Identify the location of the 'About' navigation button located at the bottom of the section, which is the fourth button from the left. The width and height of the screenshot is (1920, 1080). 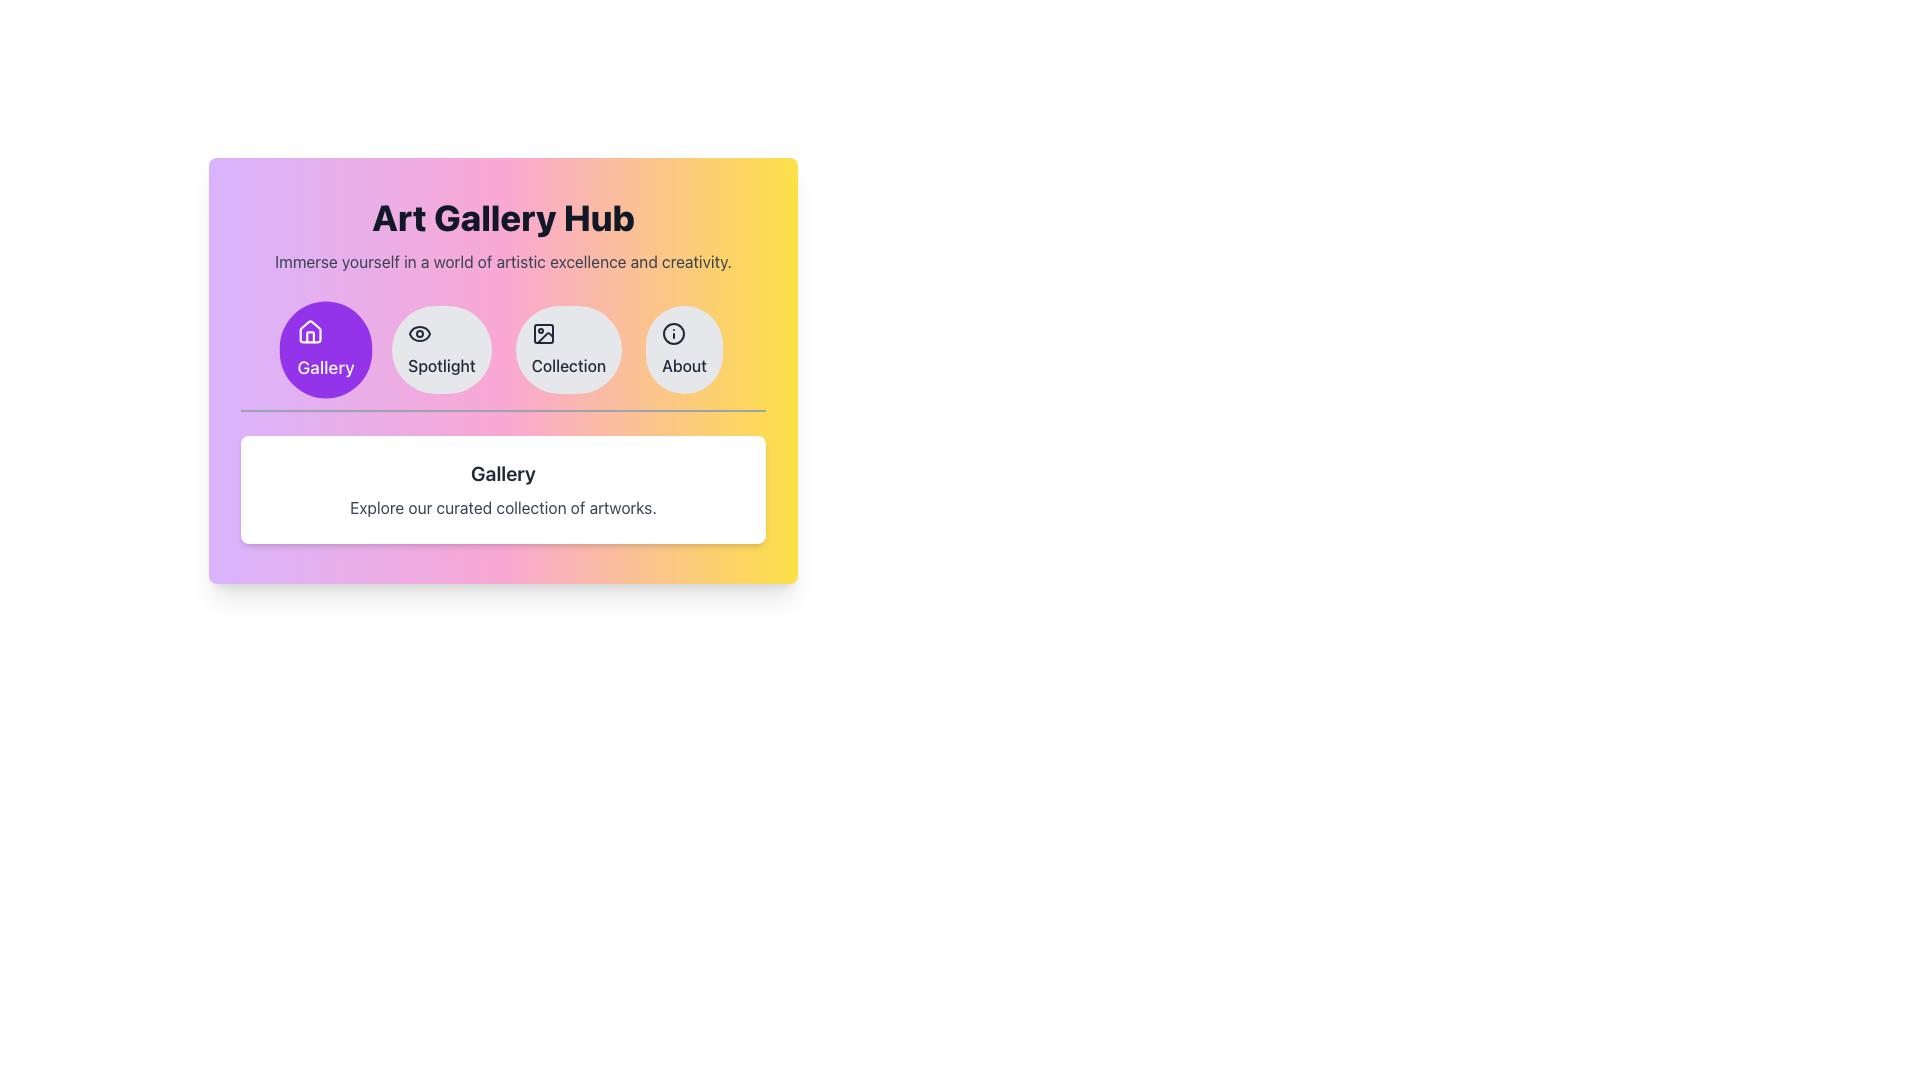
(684, 349).